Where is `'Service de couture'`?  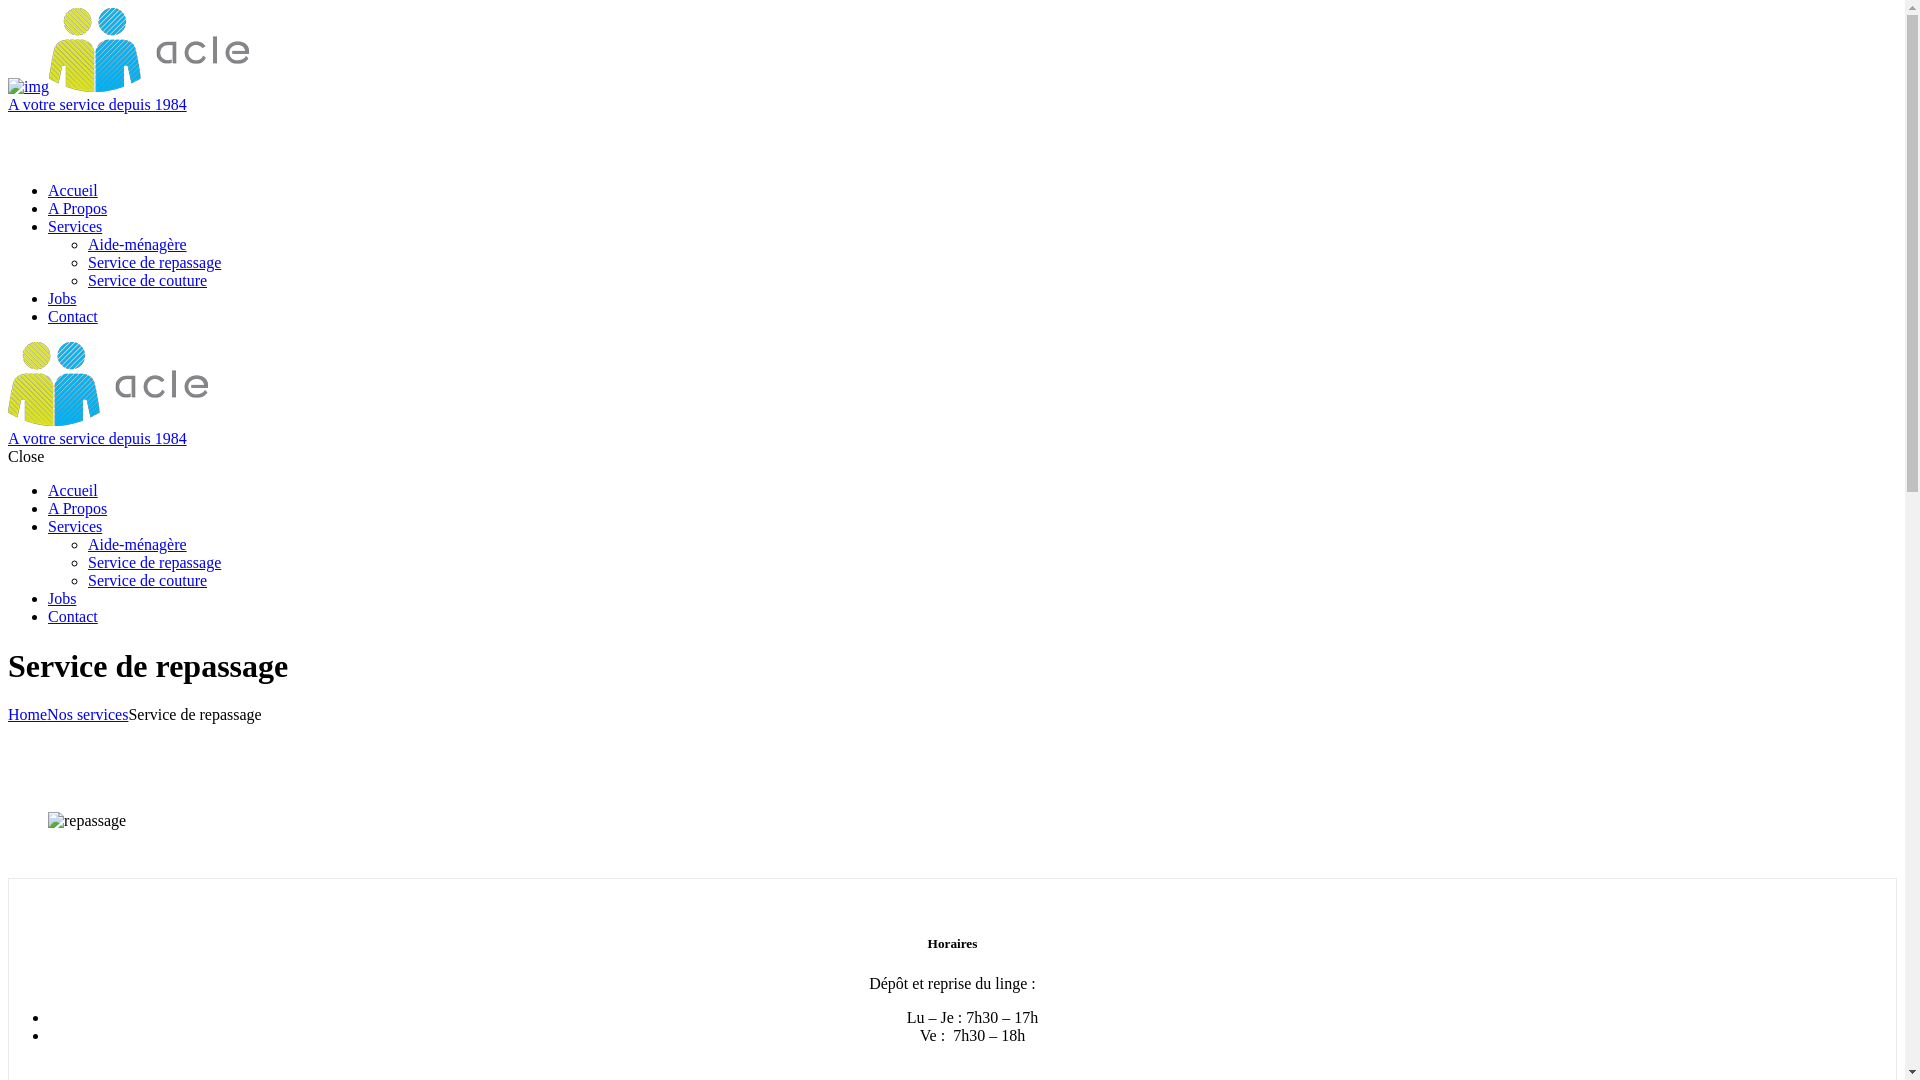 'Service de couture' is located at coordinates (146, 580).